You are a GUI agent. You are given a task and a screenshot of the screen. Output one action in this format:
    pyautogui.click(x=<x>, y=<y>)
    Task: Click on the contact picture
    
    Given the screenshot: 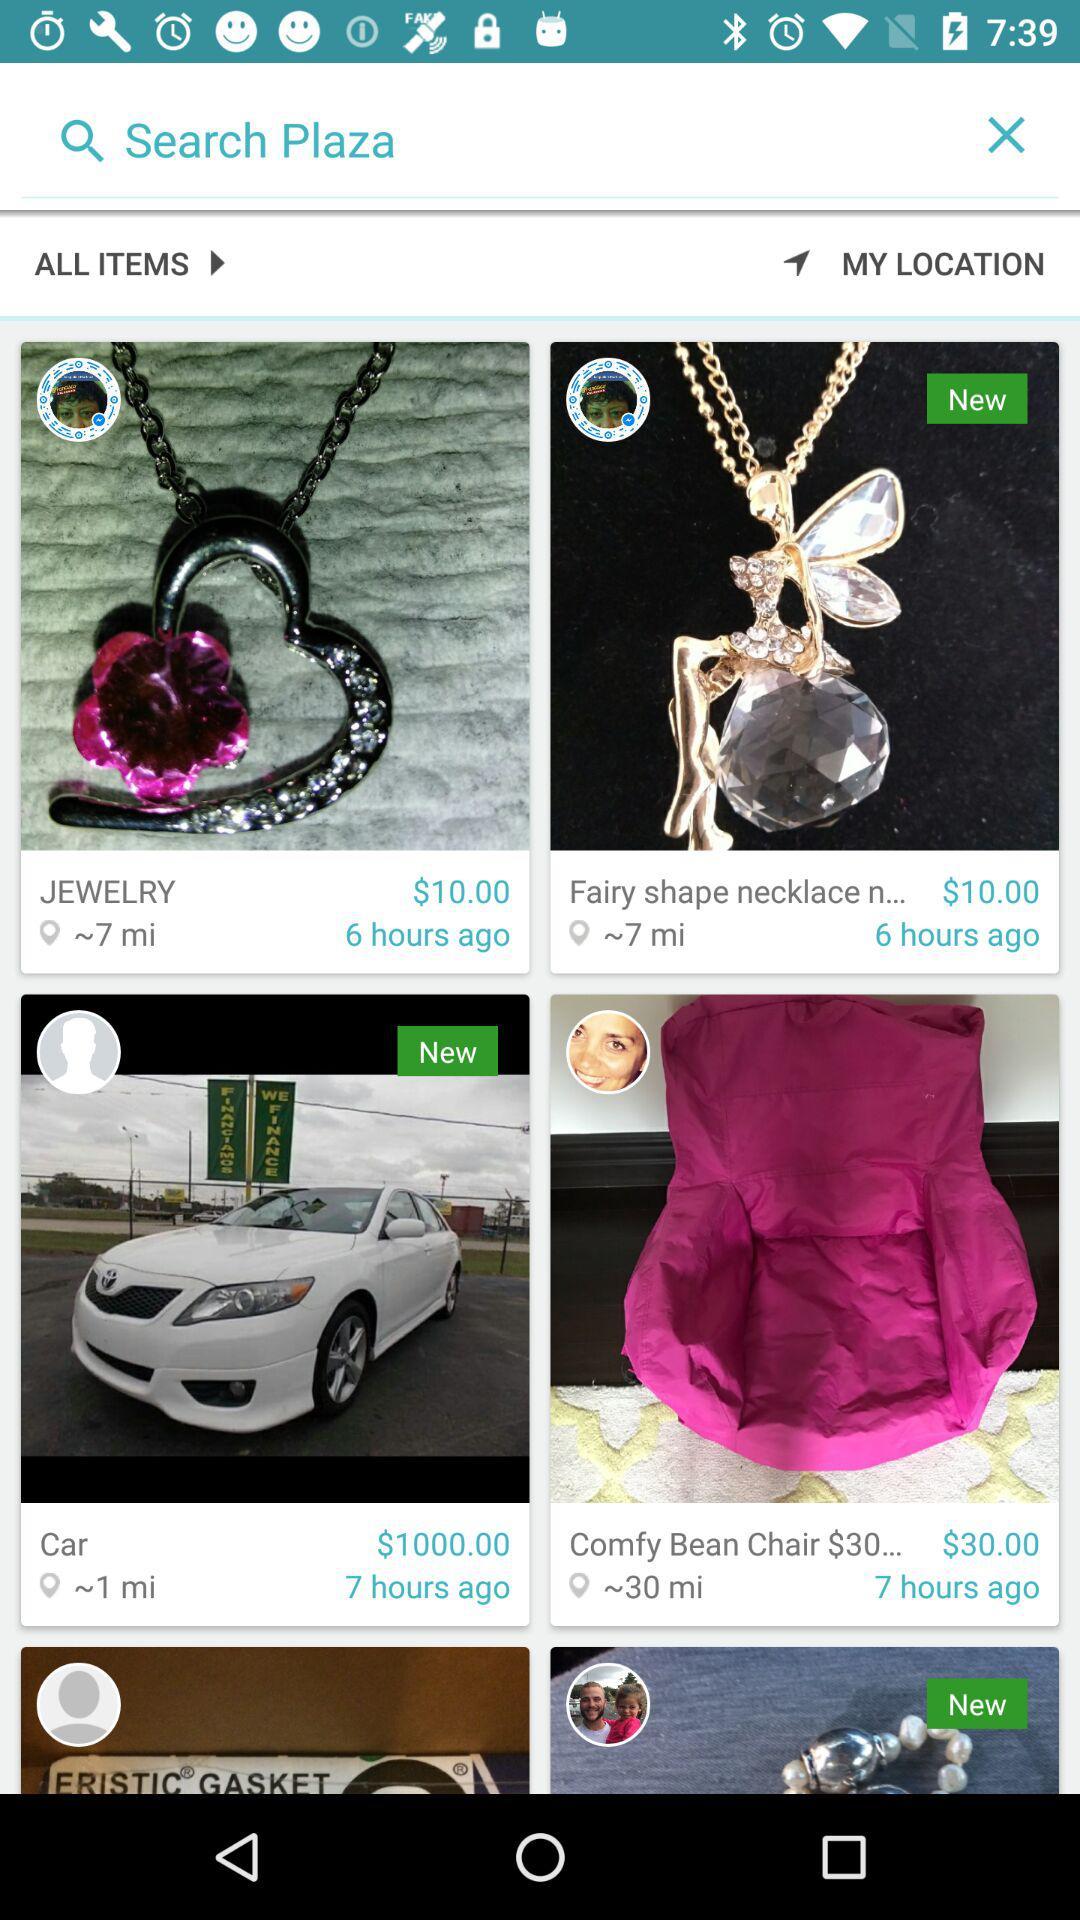 What is the action you would take?
    pyautogui.click(x=607, y=1051)
    